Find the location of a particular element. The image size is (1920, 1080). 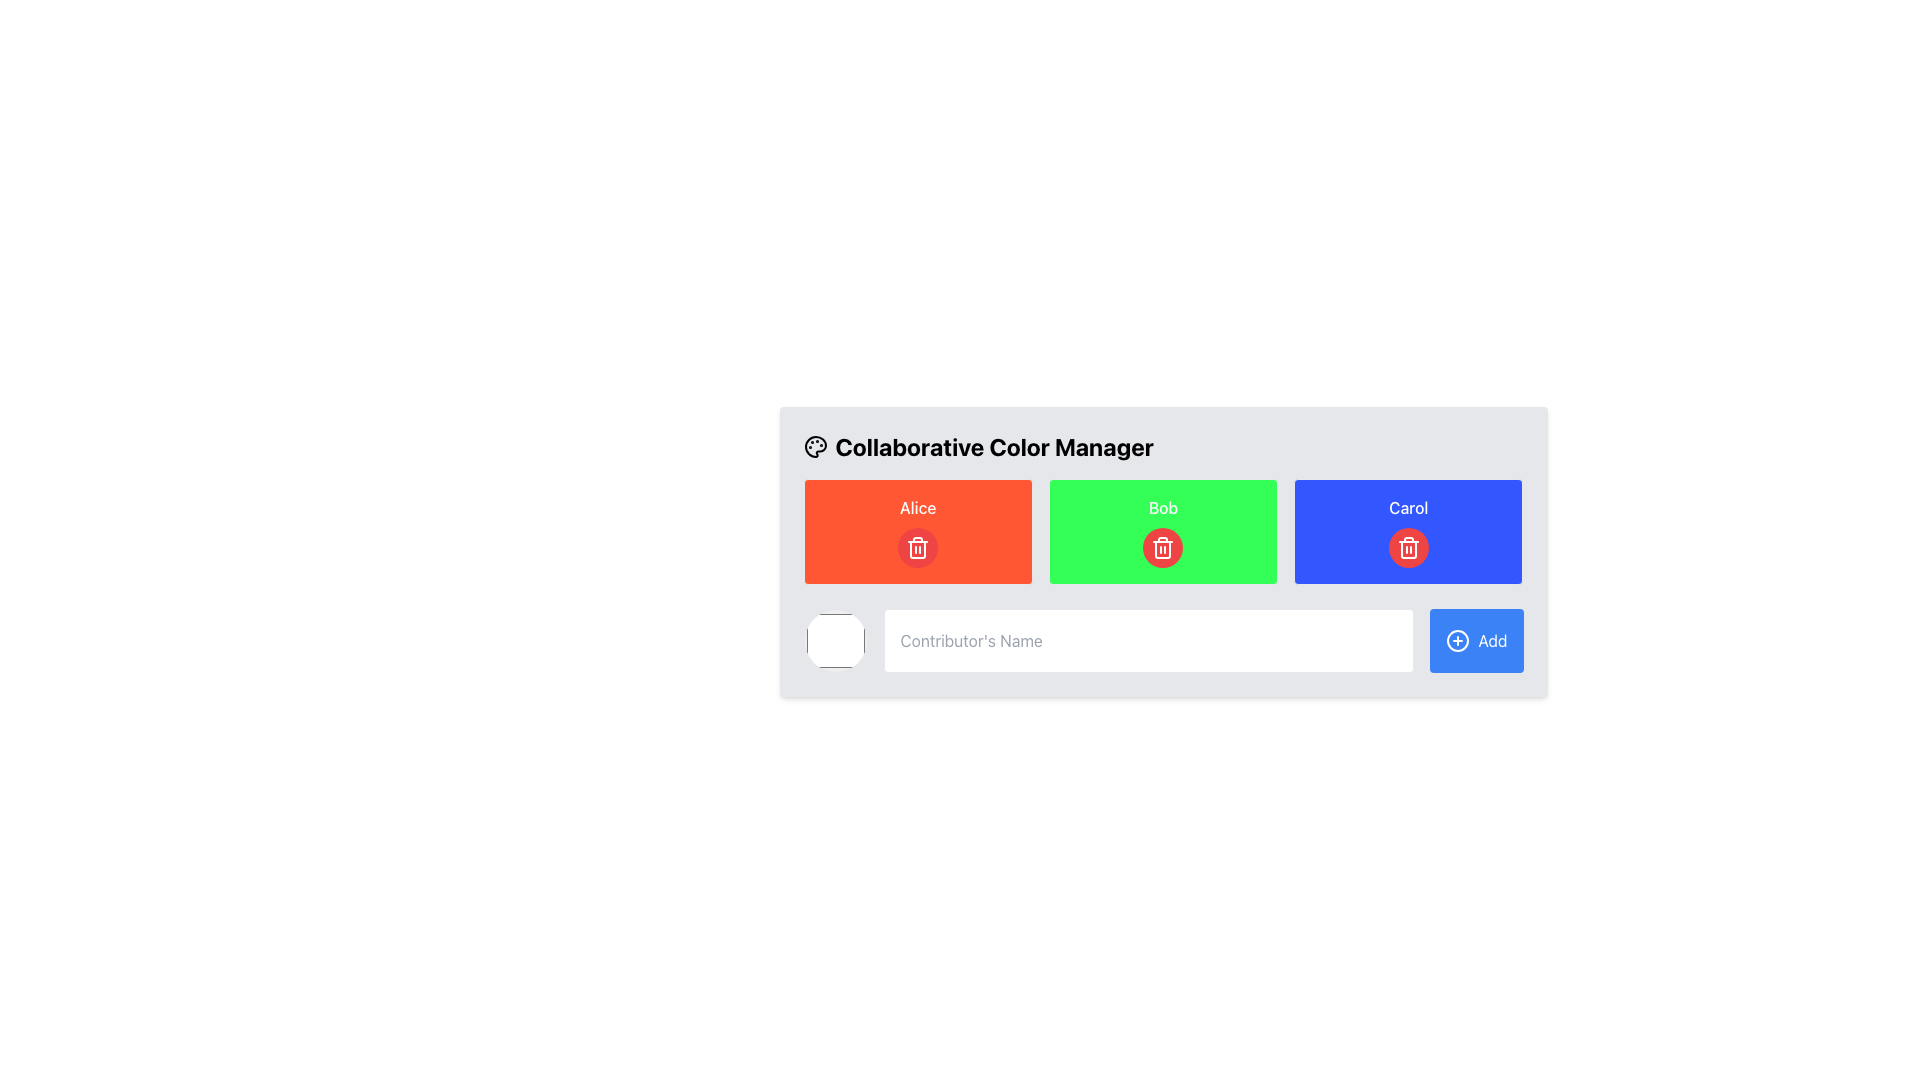

the red circular button with a white trash can icon located below the text 'Alice' in the 'Collaborative Color Manager' section is located at coordinates (916, 547).